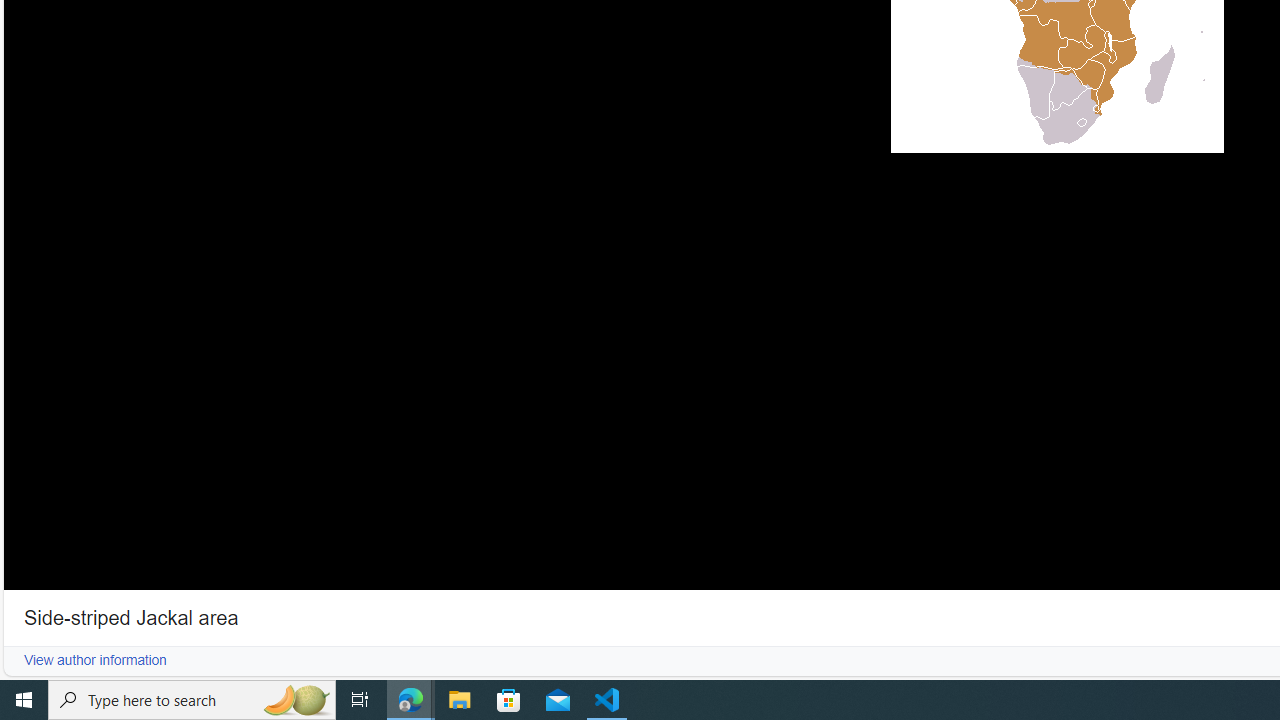 Image resolution: width=1280 pixels, height=720 pixels. I want to click on 'View author information', so click(94, 660).